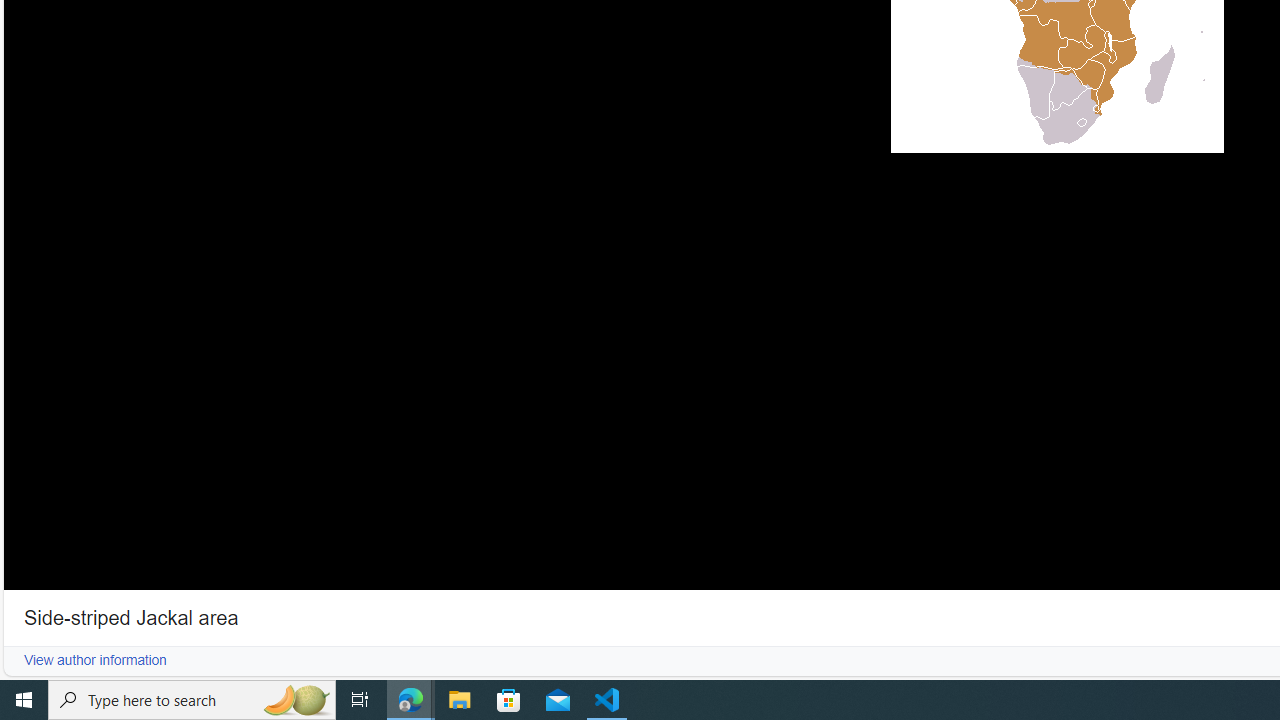 Image resolution: width=1280 pixels, height=720 pixels. I want to click on 'View author information', so click(94, 660).